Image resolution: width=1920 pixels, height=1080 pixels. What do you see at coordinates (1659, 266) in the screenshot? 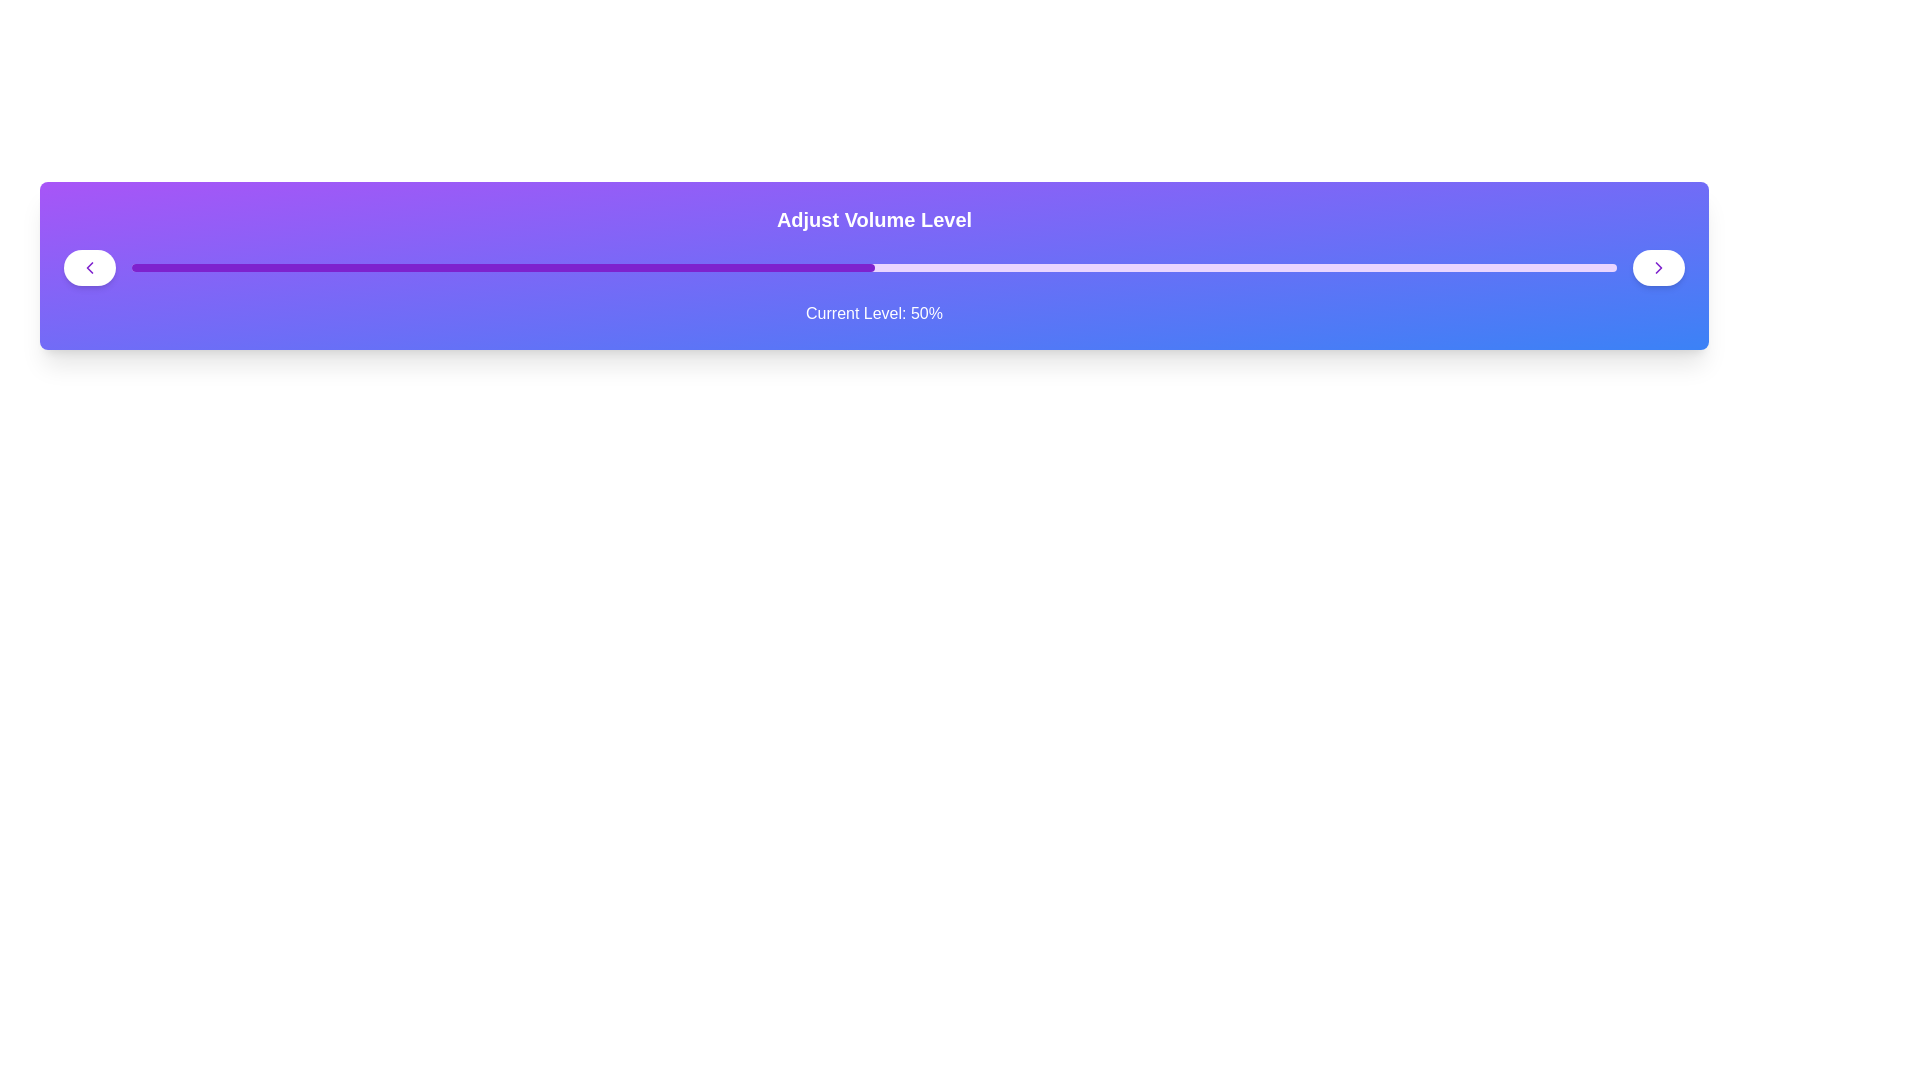
I see `the 'Increase volume' button located at the far right side of the horizontal group of controls for keyboard interaction` at bounding box center [1659, 266].